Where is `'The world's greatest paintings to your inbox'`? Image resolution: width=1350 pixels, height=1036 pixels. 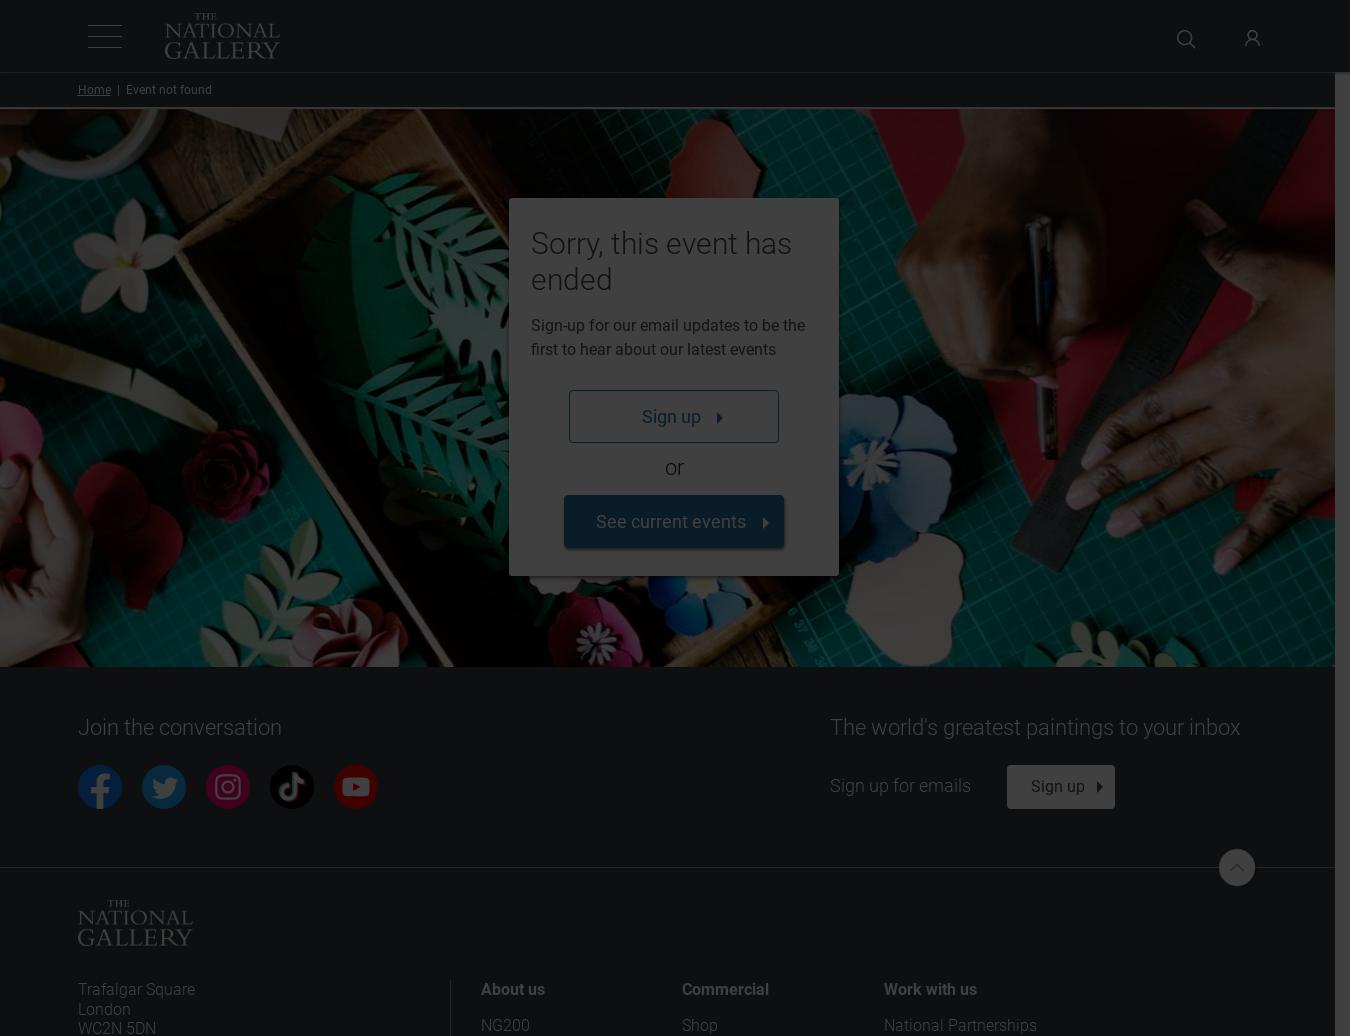
'The world's greatest paintings to your inbox' is located at coordinates (1034, 727).